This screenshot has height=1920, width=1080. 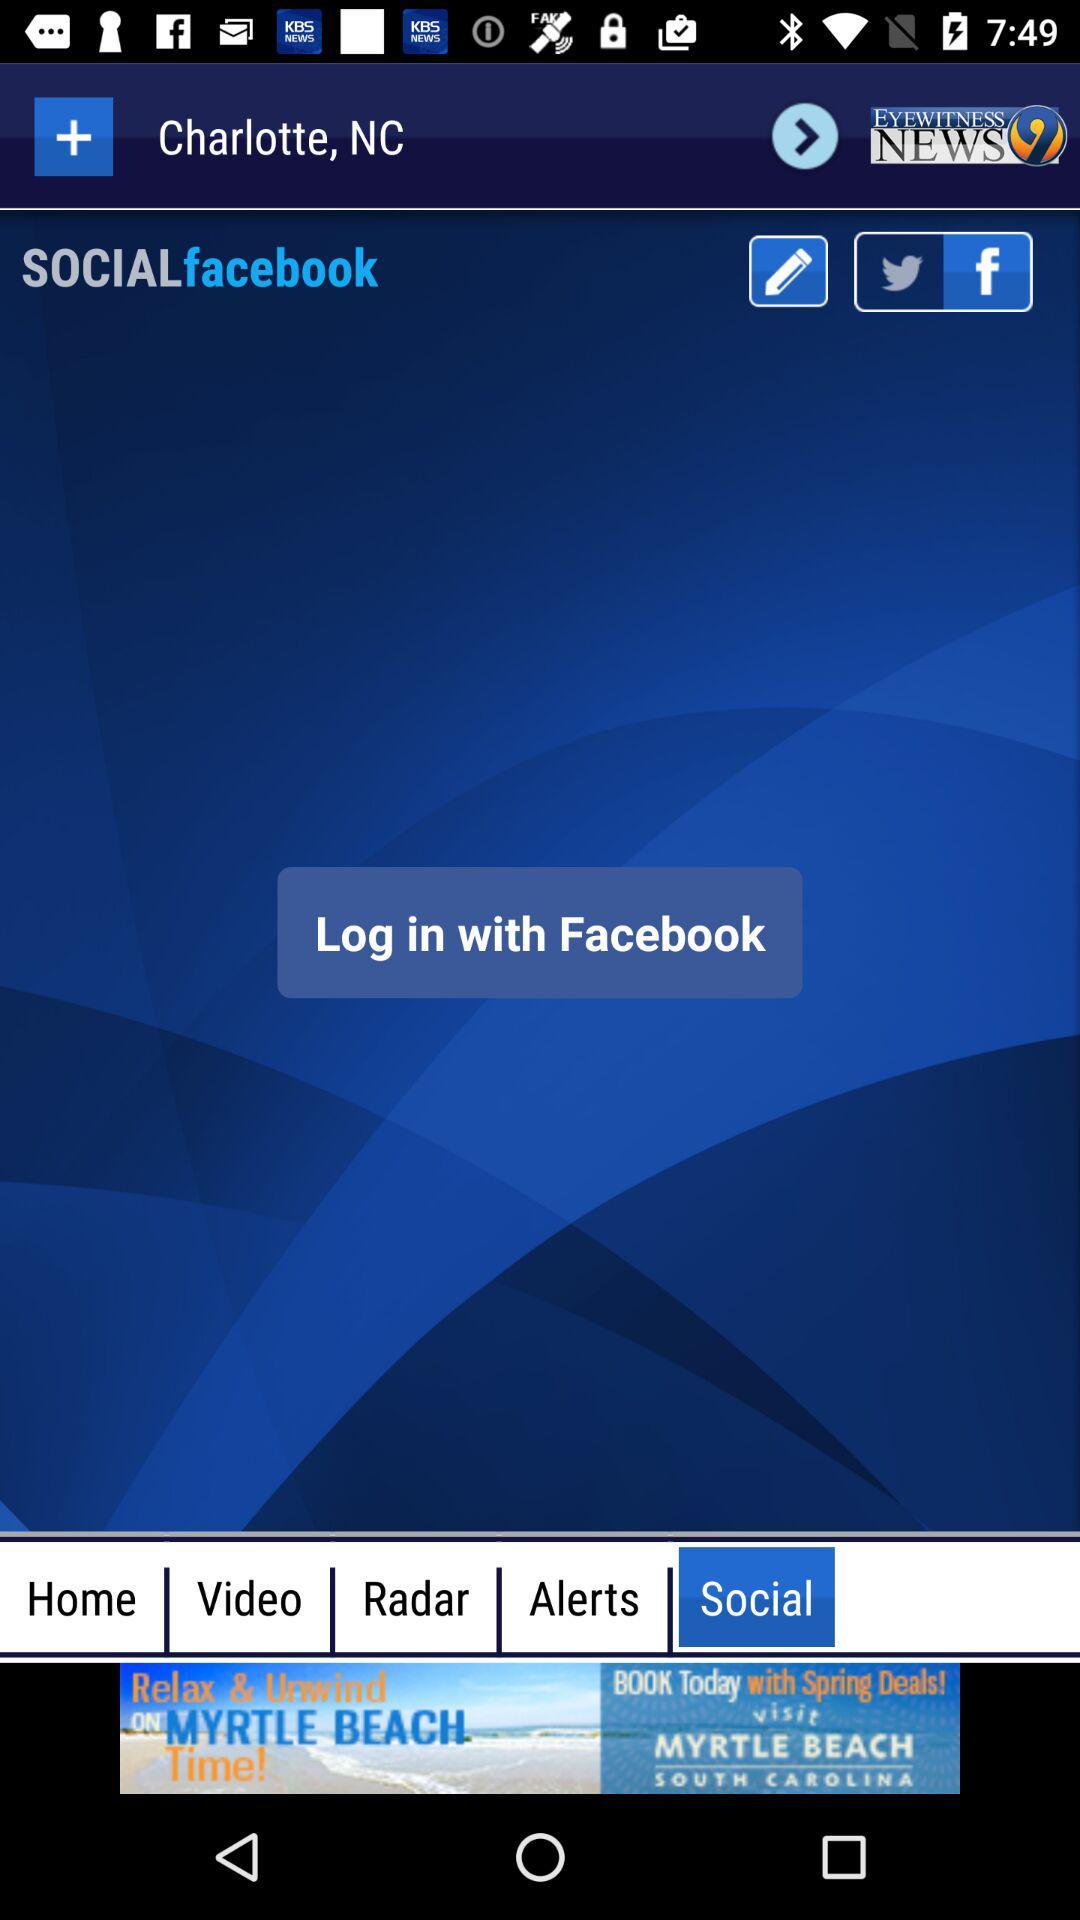 What do you see at coordinates (787, 270) in the screenshot?
I see `the edit icon` at bounding box center [787, 270].